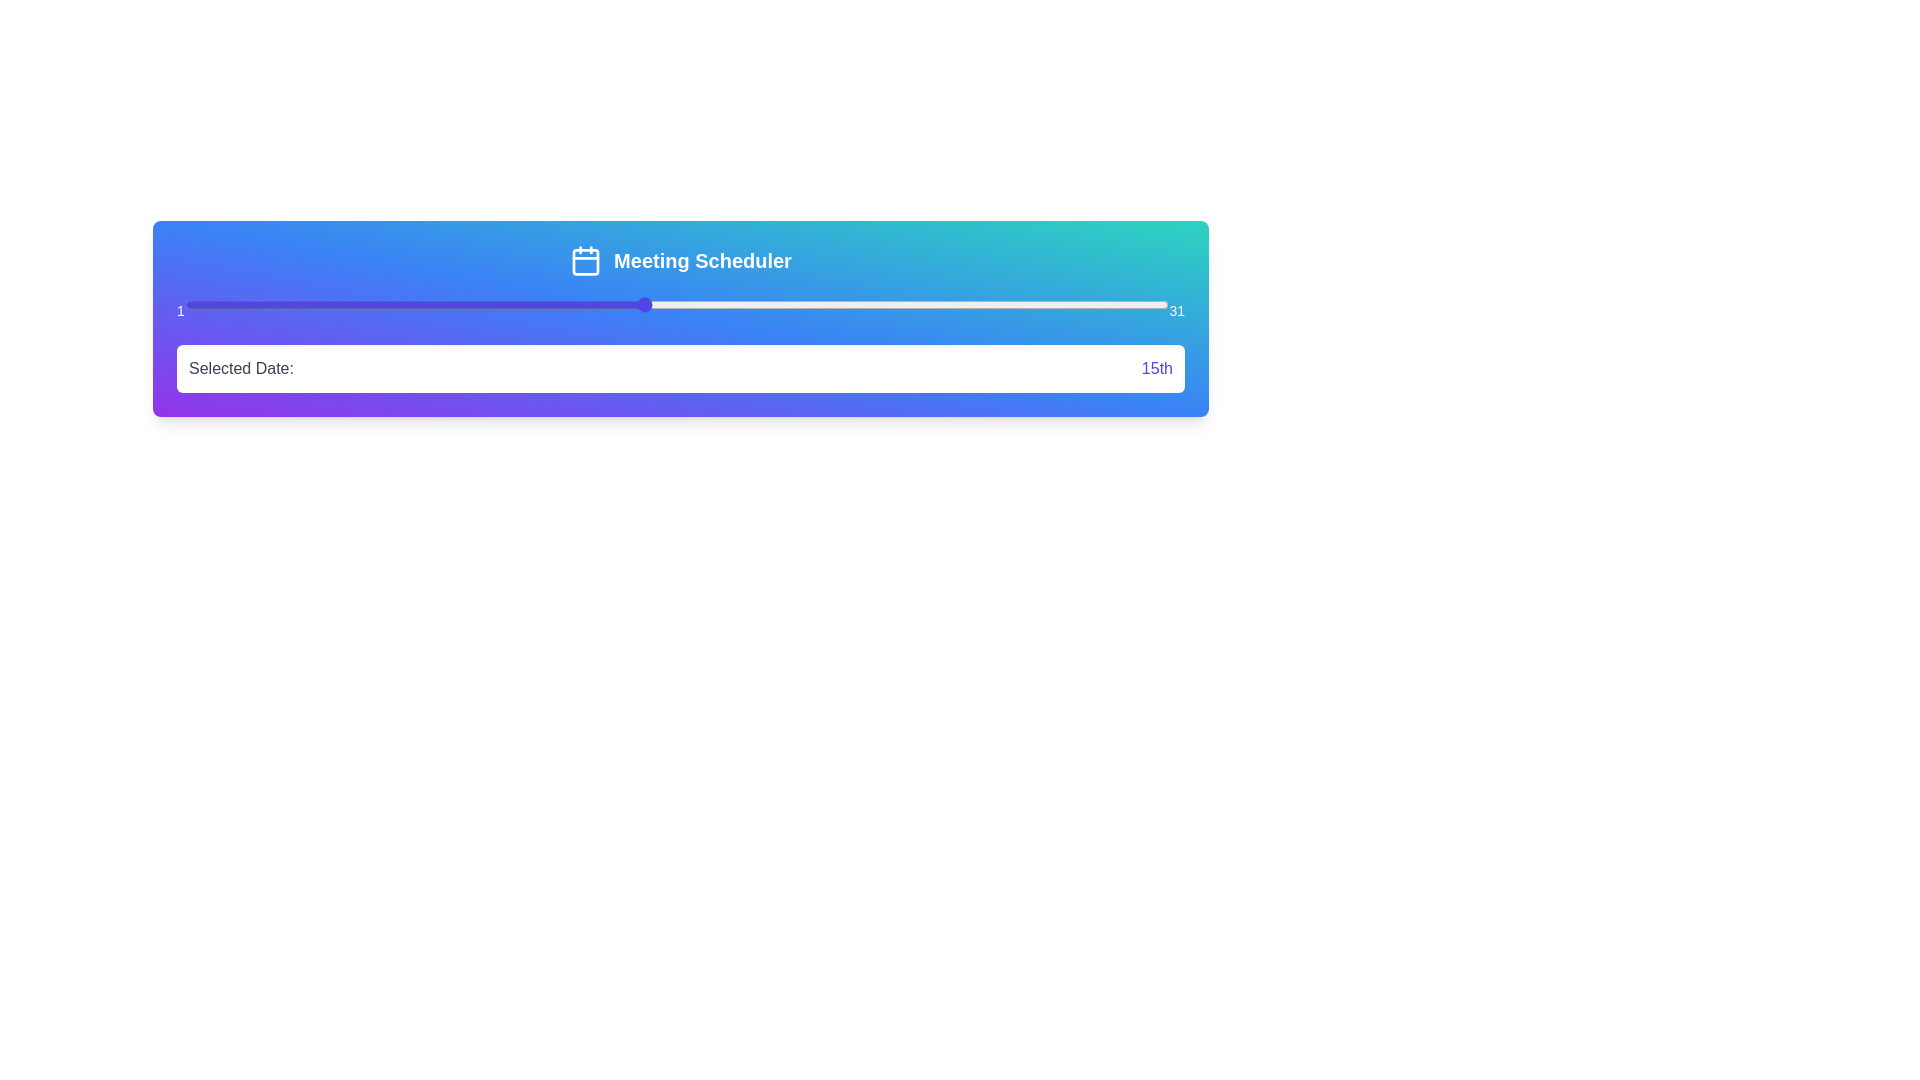 This screenshot has width=1920, height=1080. I want to click on the date, so click(282, 304).